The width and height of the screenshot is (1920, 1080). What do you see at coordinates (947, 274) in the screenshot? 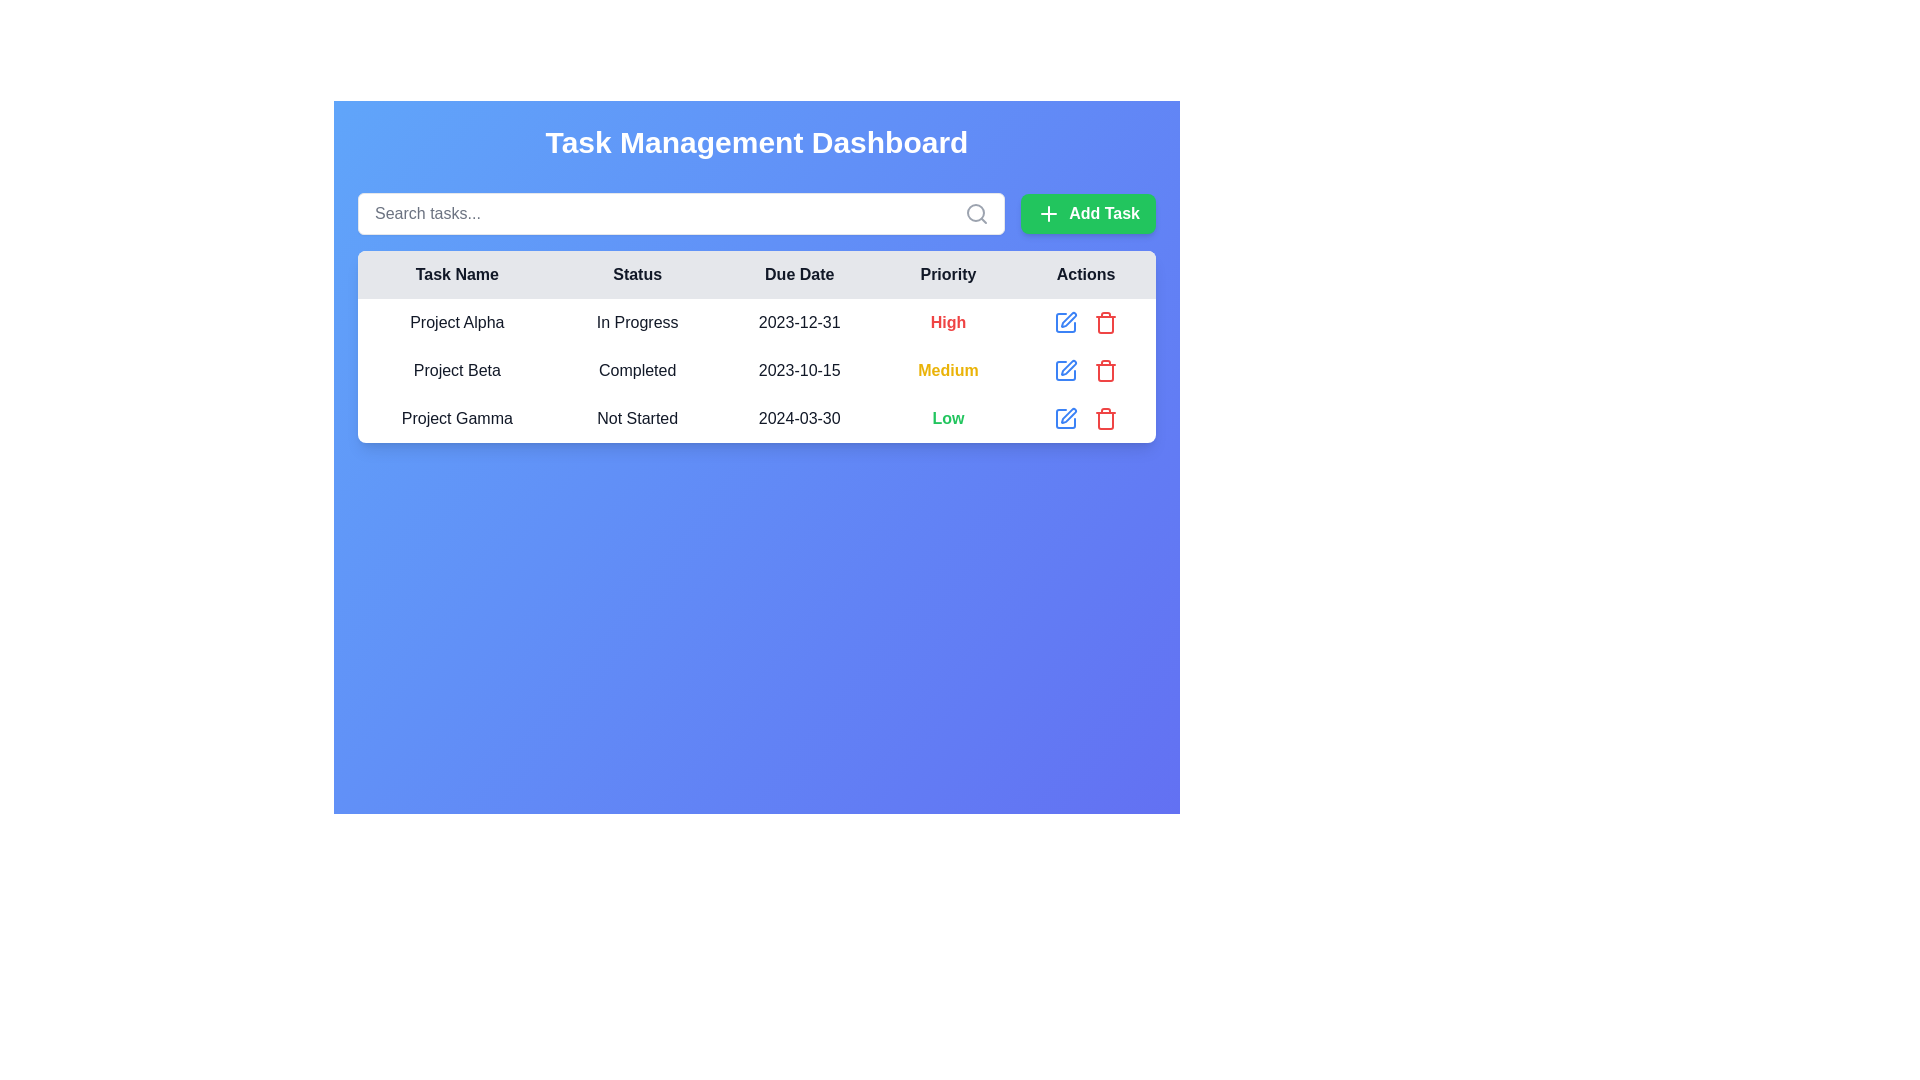
I see `the fourth column header in the table, which serves as a label for the corresponding column listing priority levels of tasks, located between the 'Due Date' and 'Actions' headers` at bounding box center [947, 274].